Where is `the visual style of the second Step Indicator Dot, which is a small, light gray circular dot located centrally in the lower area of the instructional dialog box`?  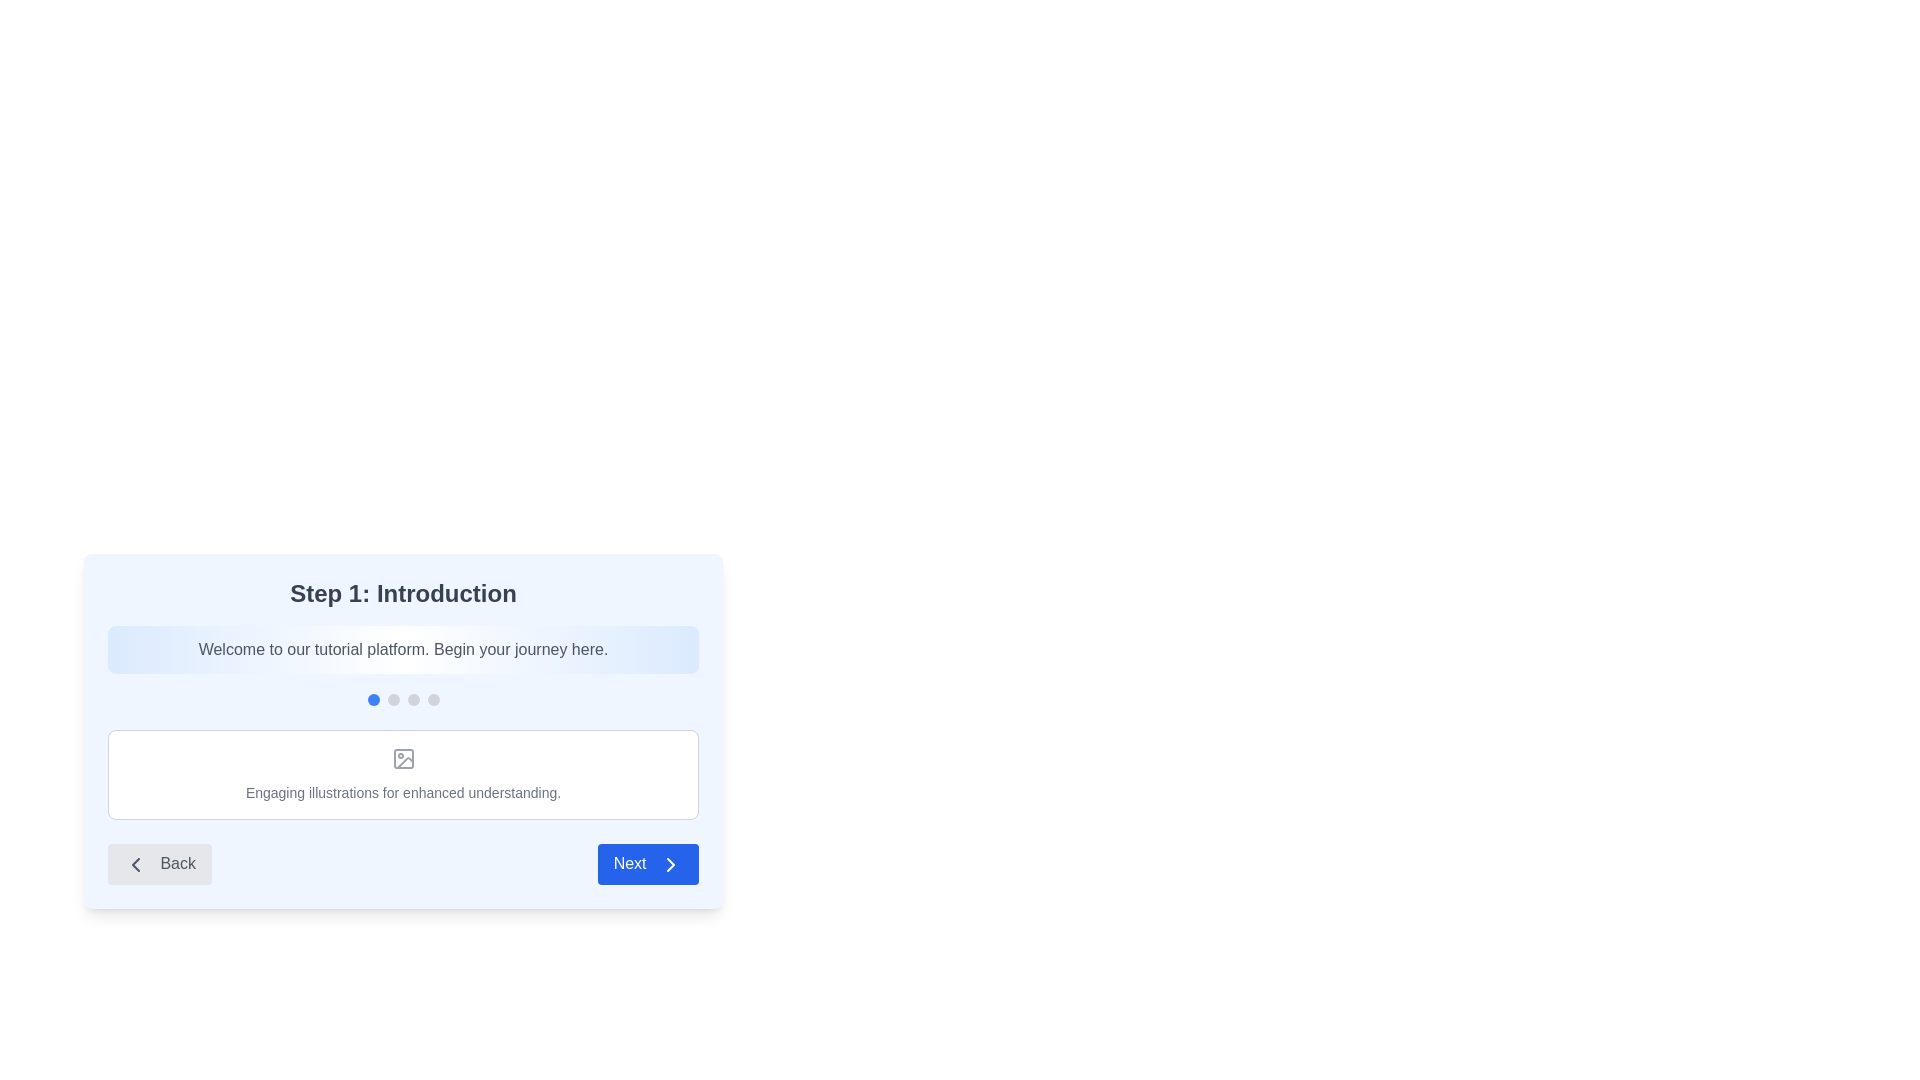
the visual style of the second Step Indicator Dot, which is a small, light gray circular dot located centrally in the lower area of the instructional dialog box is located at coordinates (393, 698).